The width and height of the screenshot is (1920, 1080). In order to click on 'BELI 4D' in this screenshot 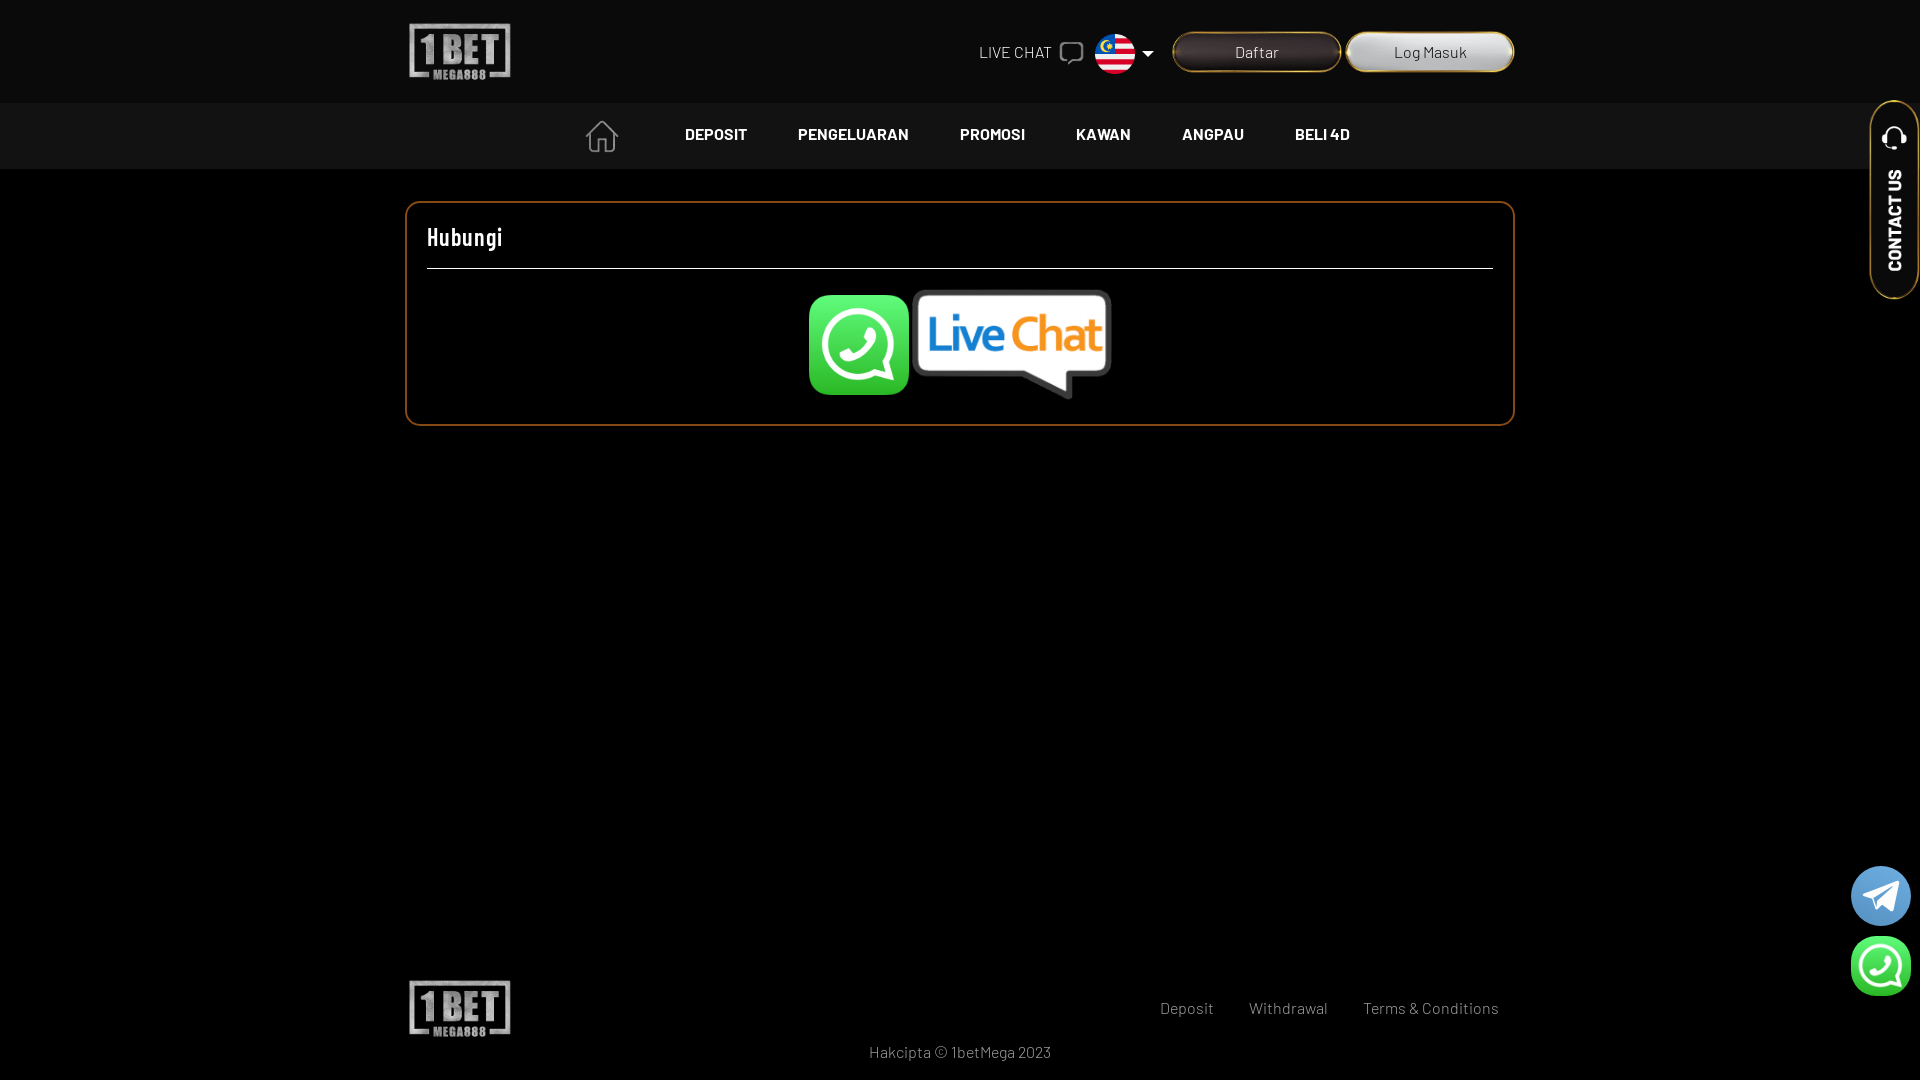, I will do `click(1322, 135)`.